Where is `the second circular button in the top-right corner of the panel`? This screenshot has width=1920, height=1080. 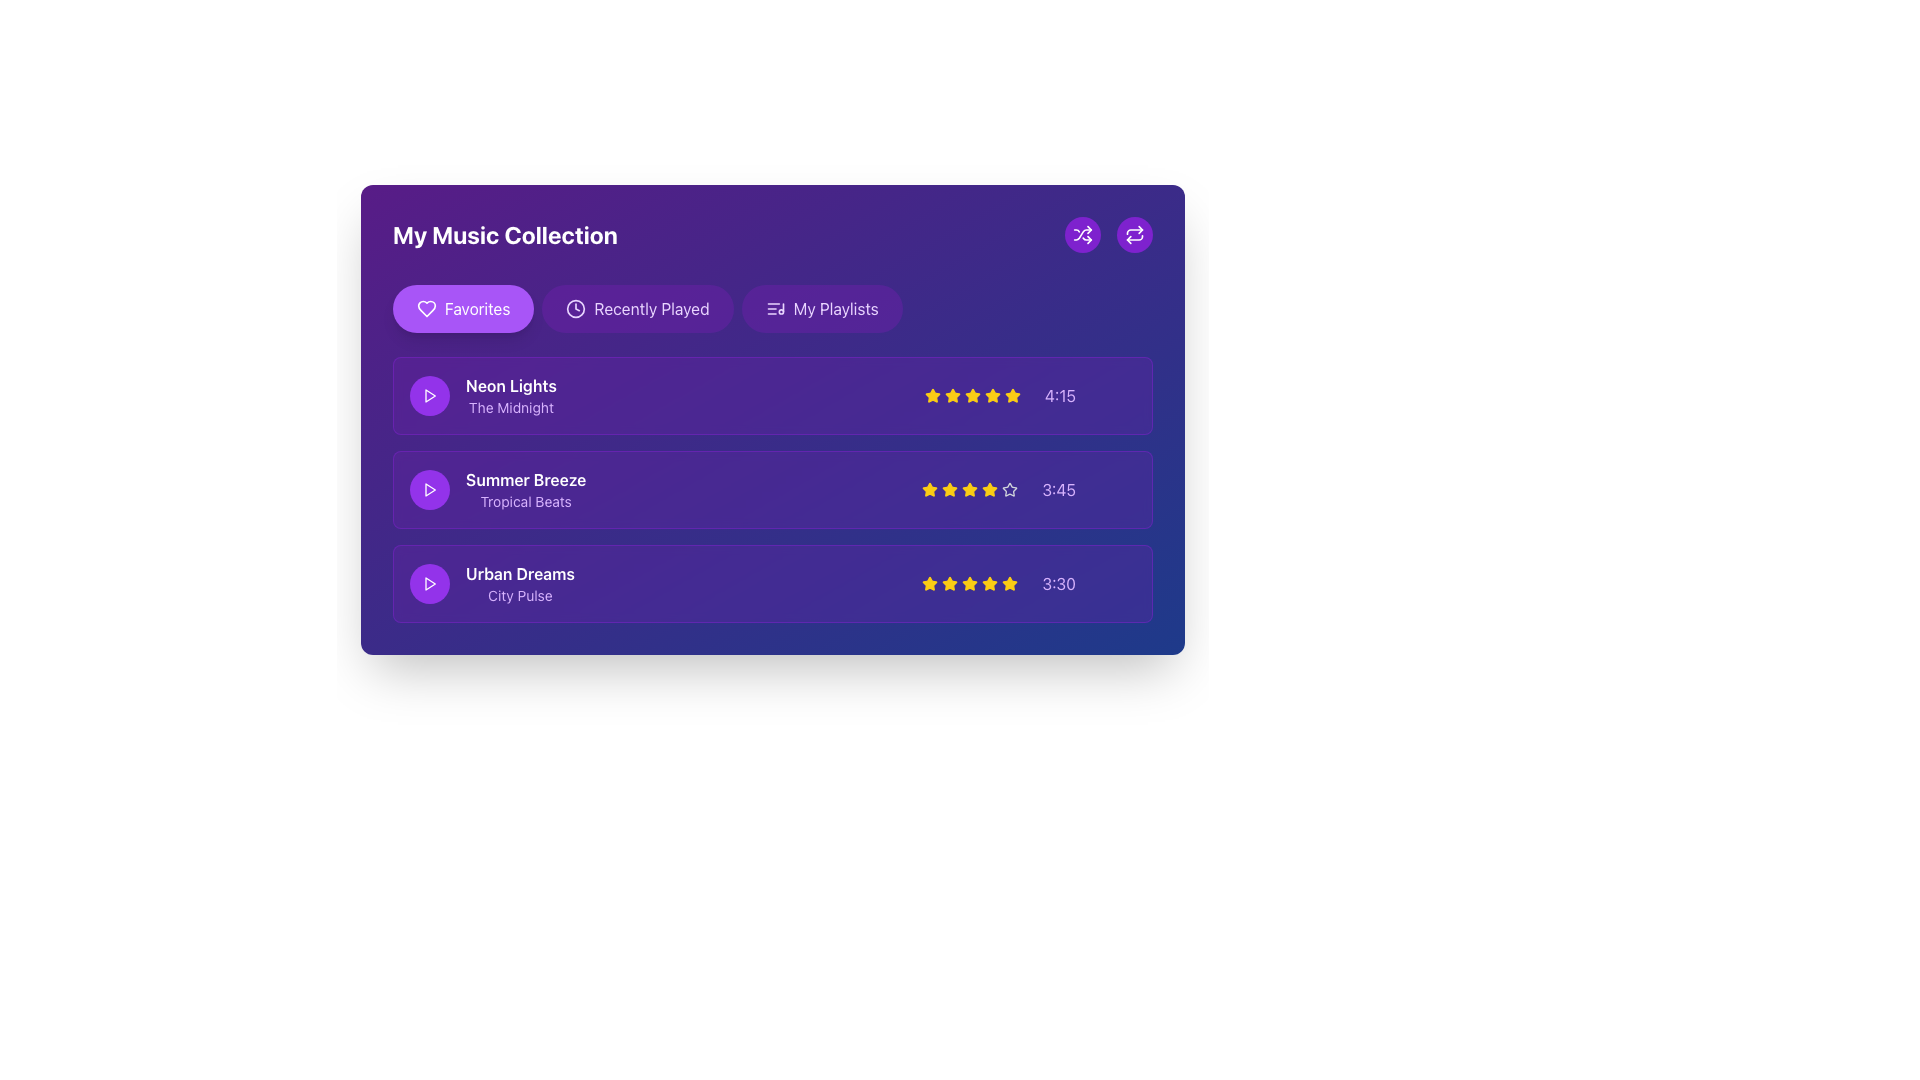
the second circular button in the top-right corner of the panel is located at coordinates (1134, 234).